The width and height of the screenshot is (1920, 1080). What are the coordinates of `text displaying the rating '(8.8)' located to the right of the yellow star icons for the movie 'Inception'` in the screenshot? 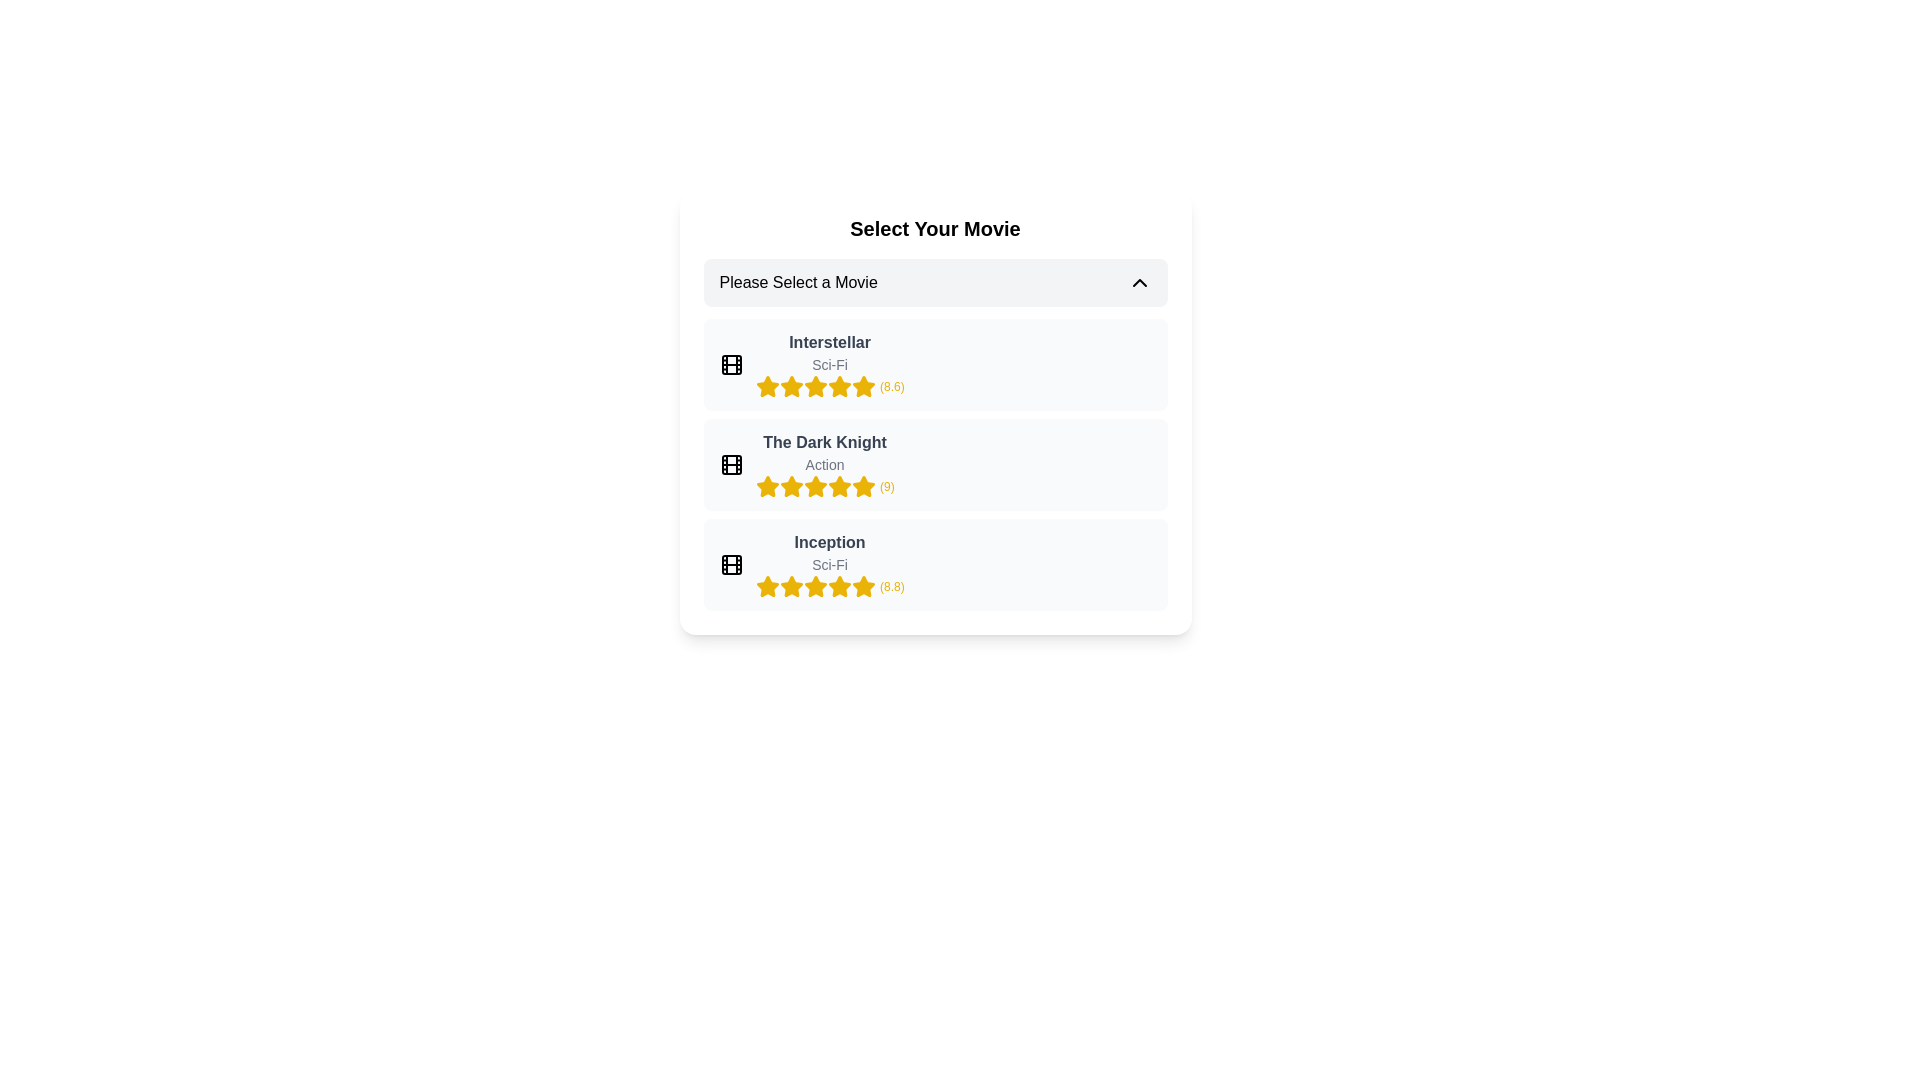 It's located at (891, 585).